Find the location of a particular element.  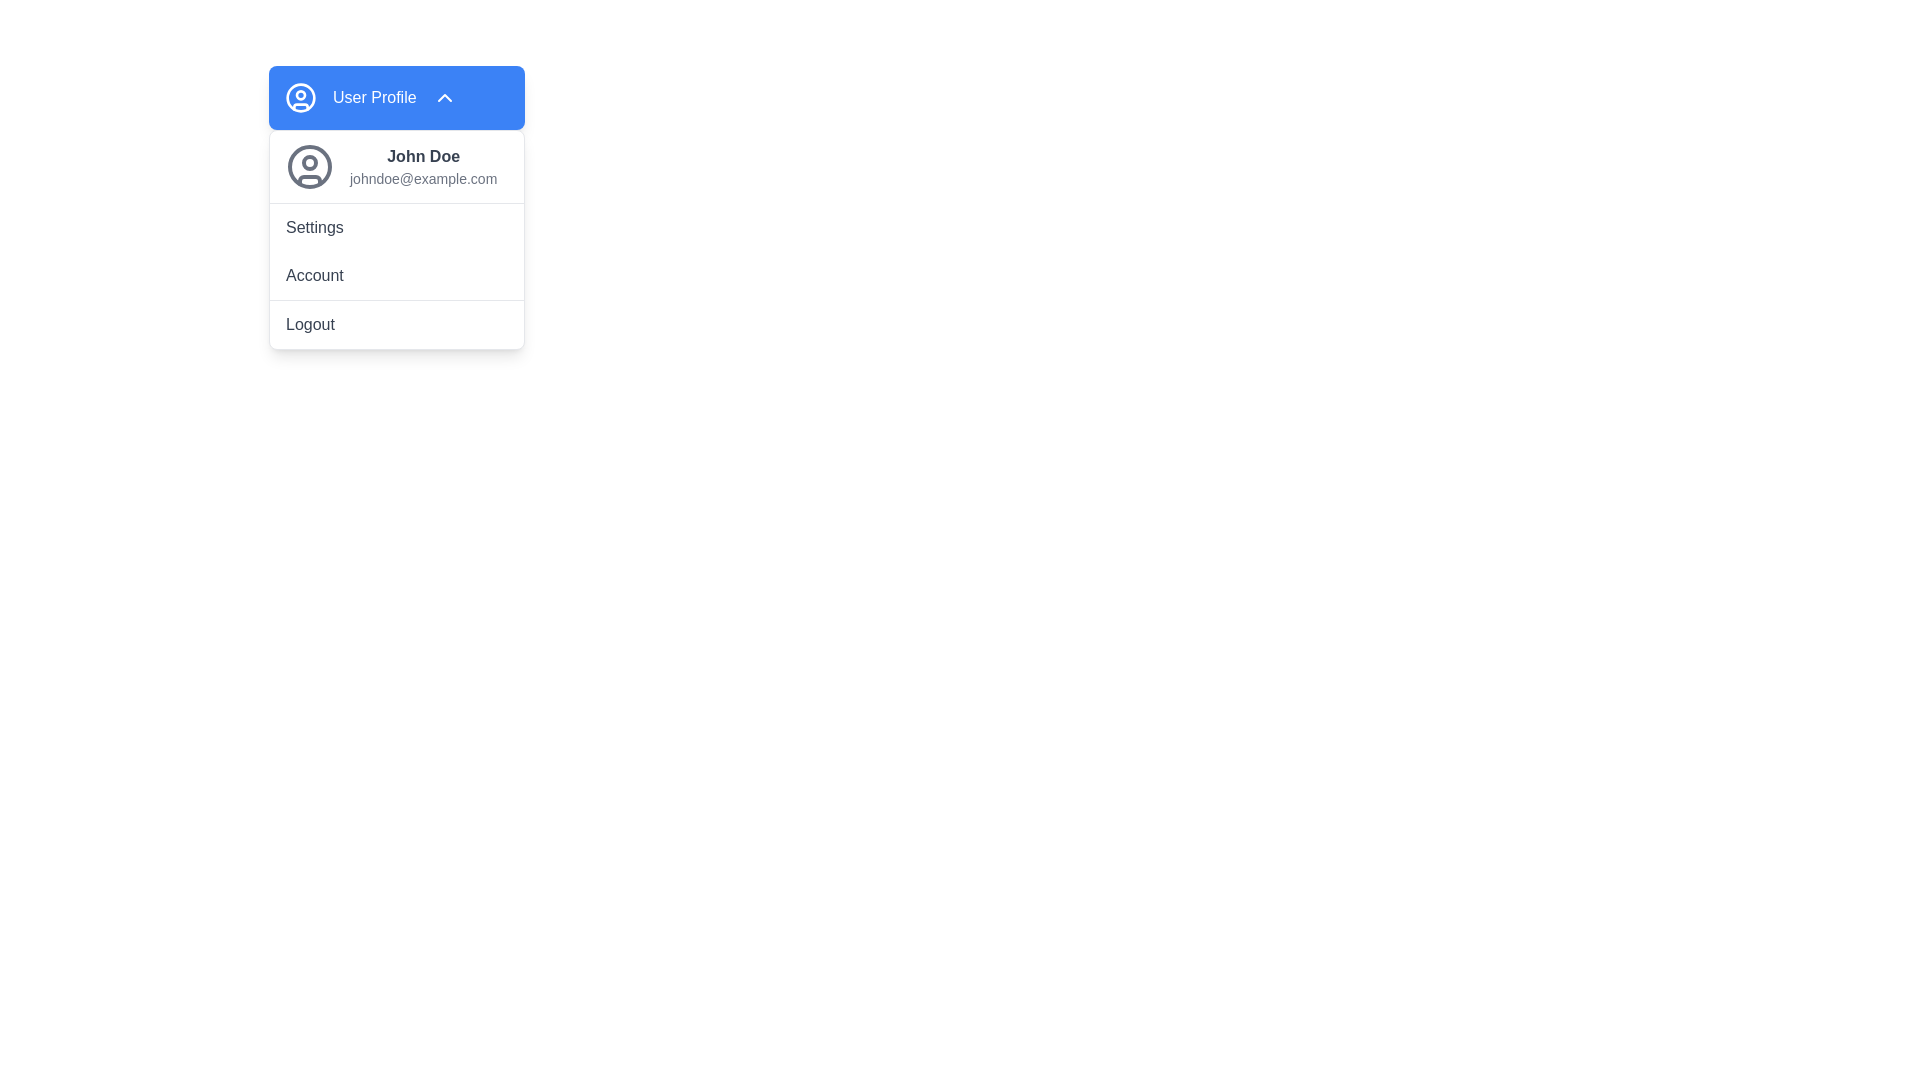

the upward-pointing chevron-shaped icon at the rightmost side of the 'User Profile' header is located at coordinates (443, 97).